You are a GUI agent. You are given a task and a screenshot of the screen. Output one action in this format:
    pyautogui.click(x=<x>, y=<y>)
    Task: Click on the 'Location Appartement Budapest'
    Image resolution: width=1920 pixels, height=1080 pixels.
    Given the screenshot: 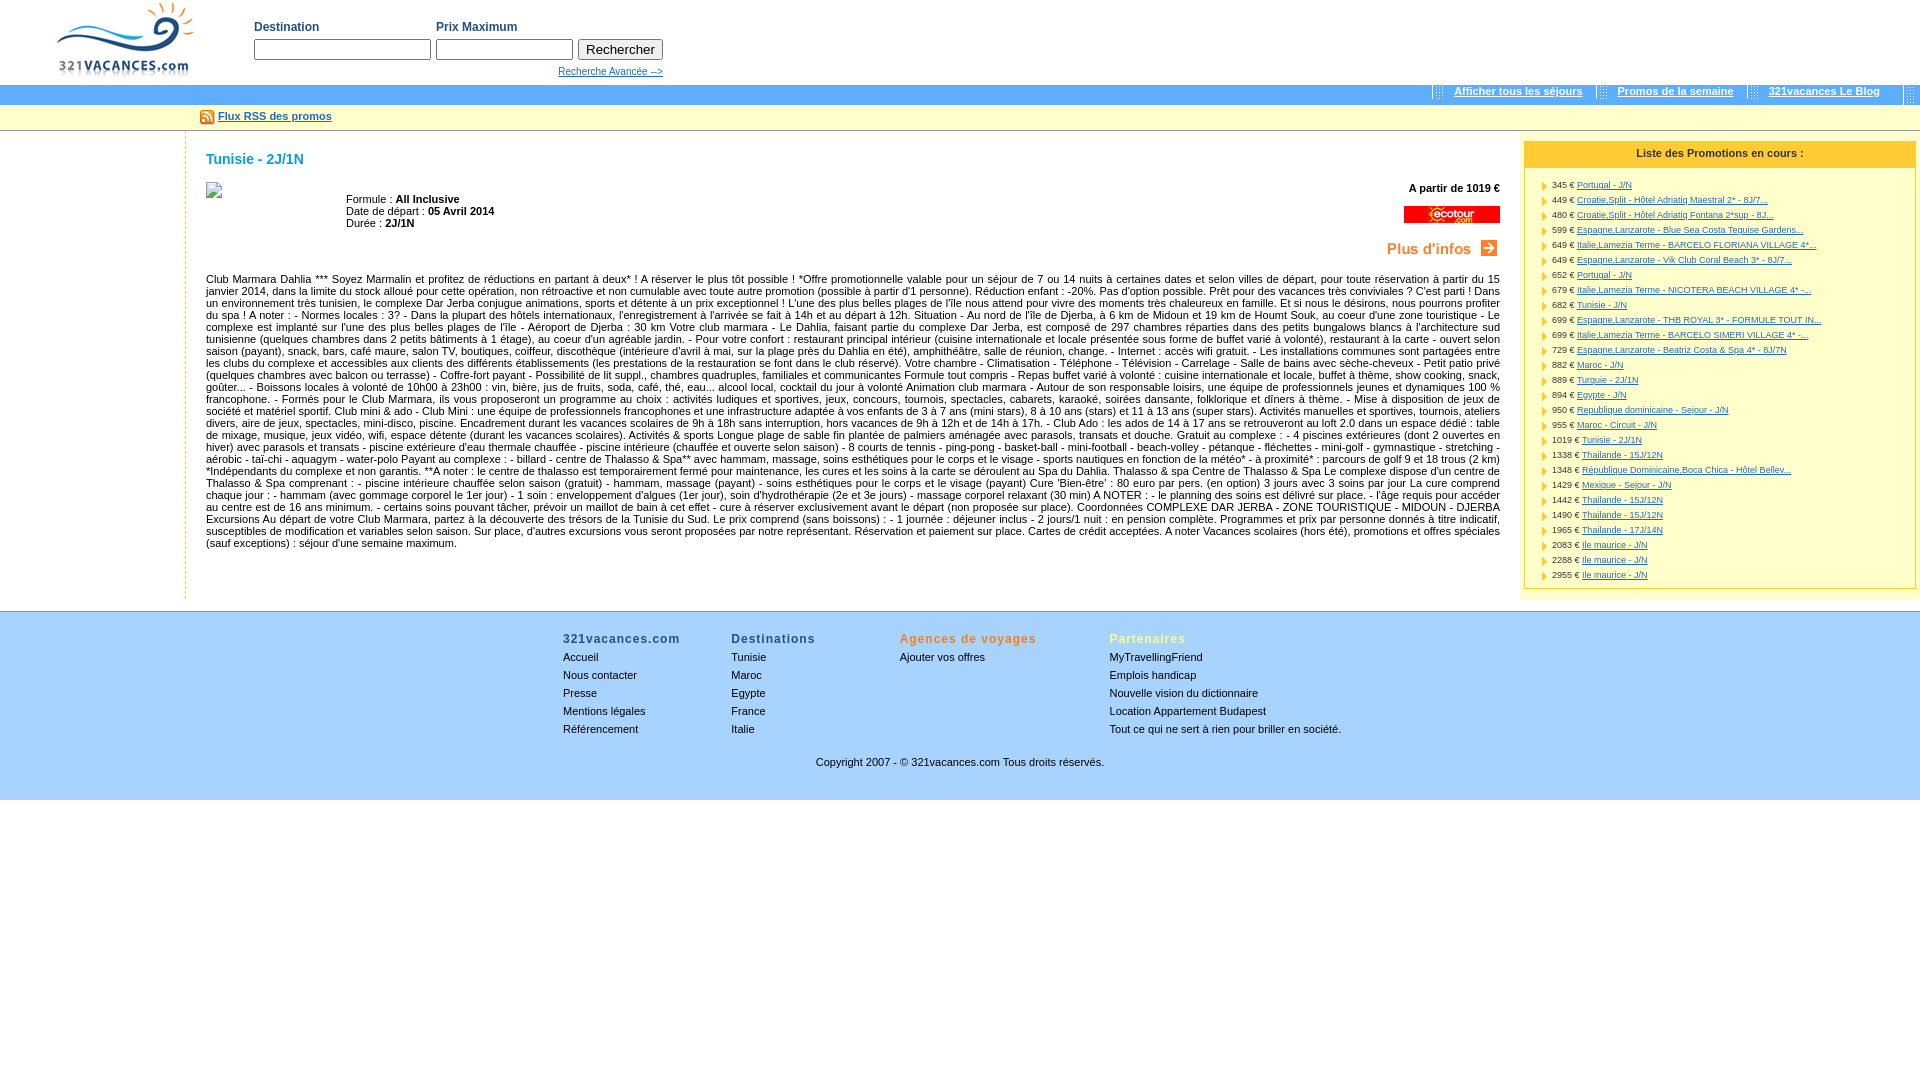 What is the action you would take?
    pyautogui.click(x=1188, y=709)
    